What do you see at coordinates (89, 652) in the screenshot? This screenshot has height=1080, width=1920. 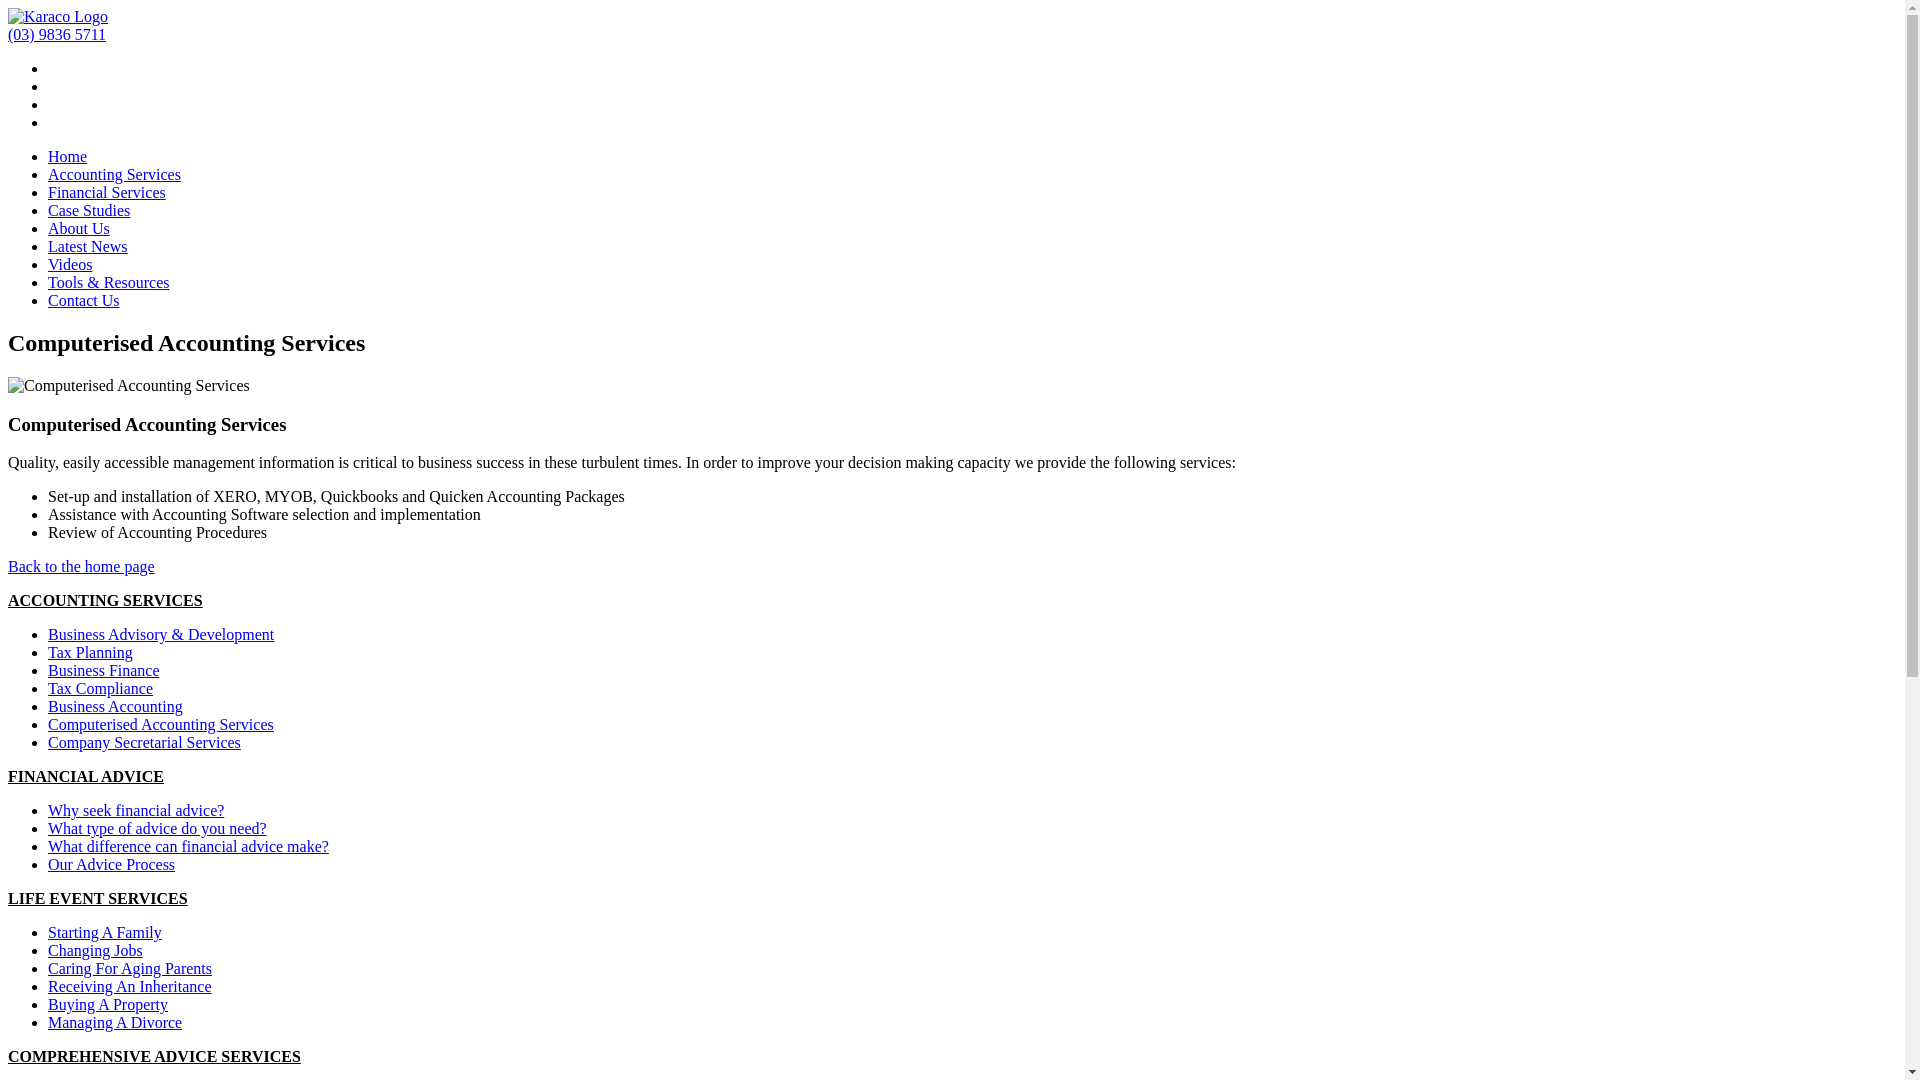 I see `'Tax Planning'` at bounding box center [89, 652].